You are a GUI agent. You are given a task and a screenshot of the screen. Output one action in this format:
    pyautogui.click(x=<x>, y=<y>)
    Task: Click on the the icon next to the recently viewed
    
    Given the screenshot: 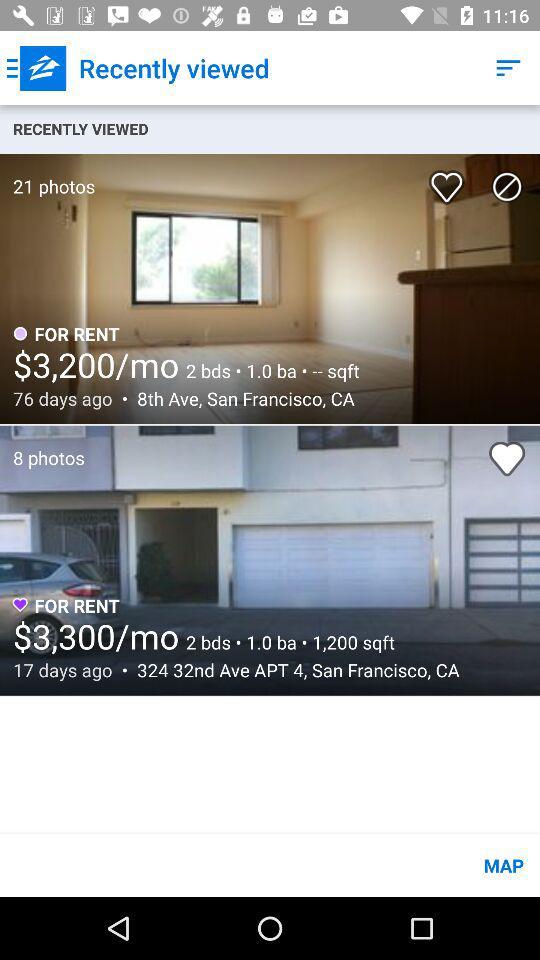 What is the action you would take?
    pyautogui.click(x=508, y=68)
    